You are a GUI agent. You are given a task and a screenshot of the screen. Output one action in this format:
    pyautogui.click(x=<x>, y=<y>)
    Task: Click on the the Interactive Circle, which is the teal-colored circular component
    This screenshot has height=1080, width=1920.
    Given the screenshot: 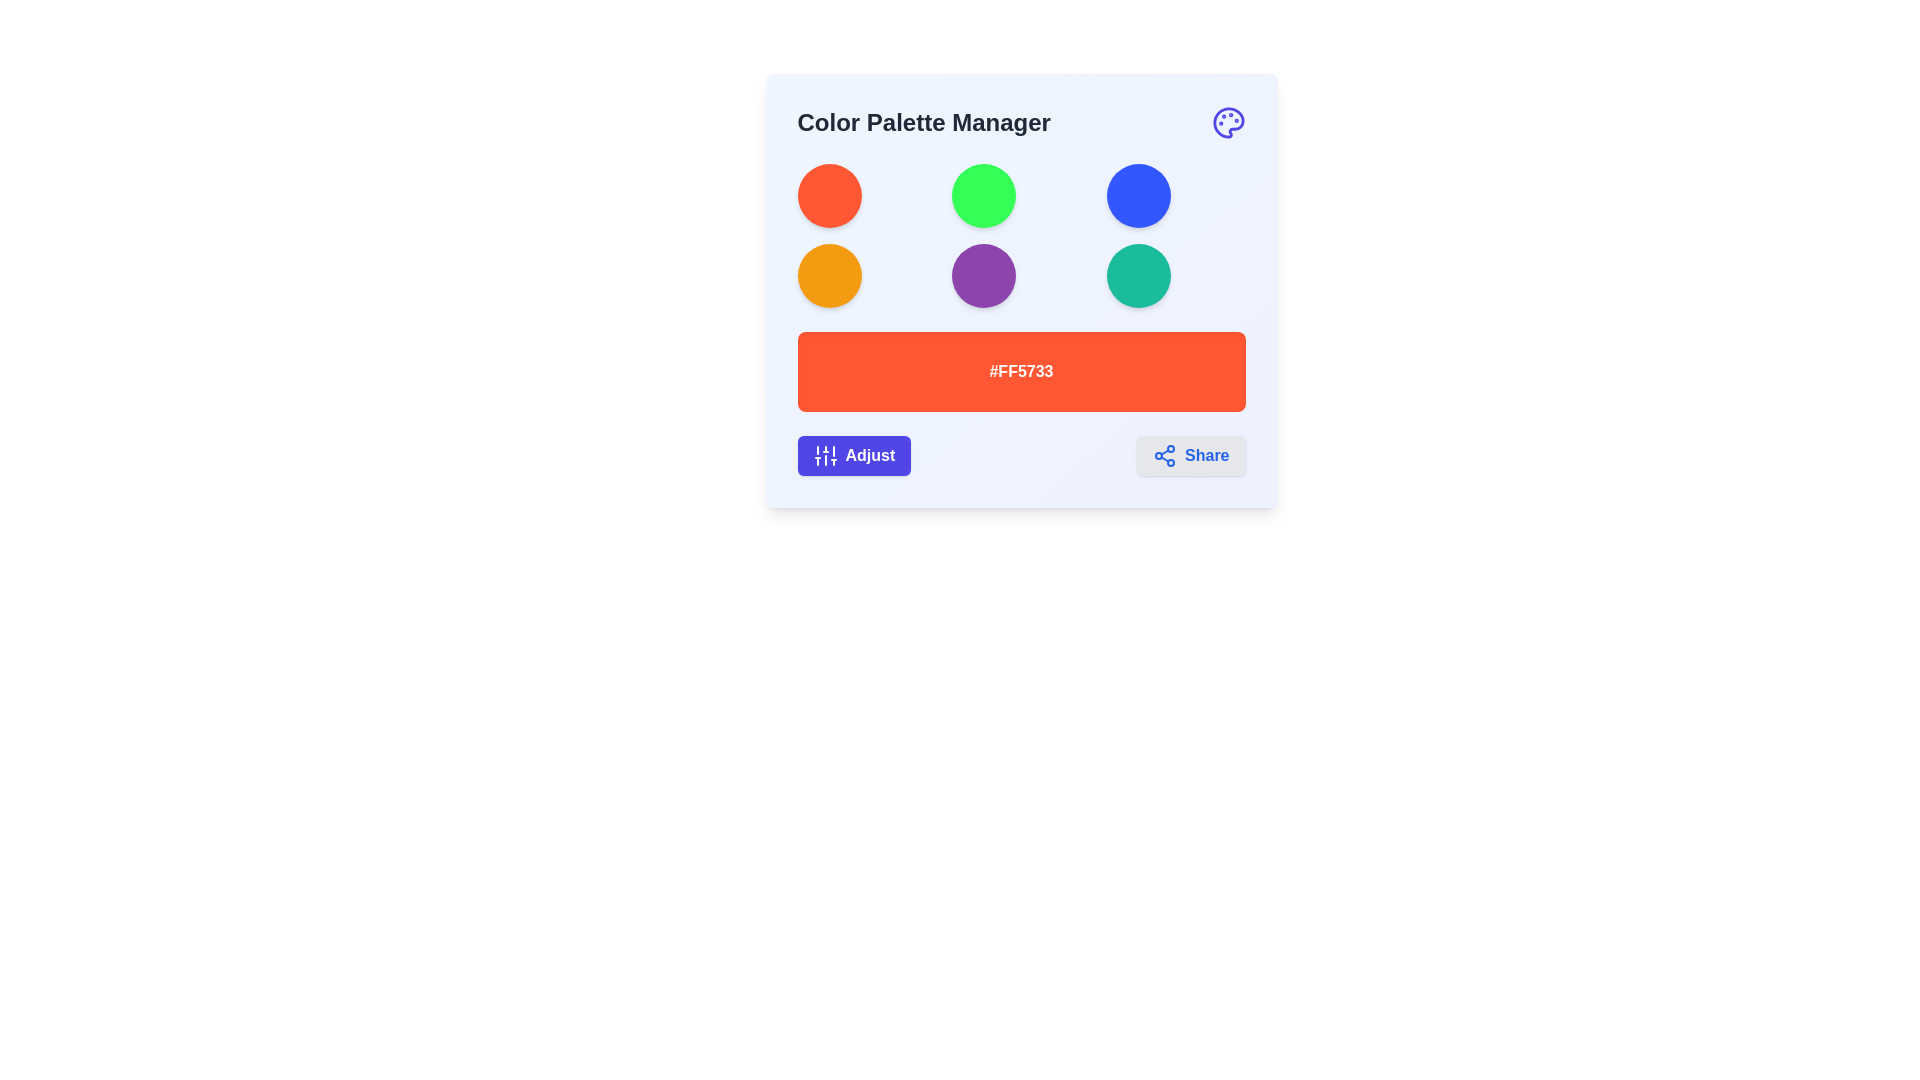 What is the action you would take?
    pyautogui.click(x=1138, y=276)
    